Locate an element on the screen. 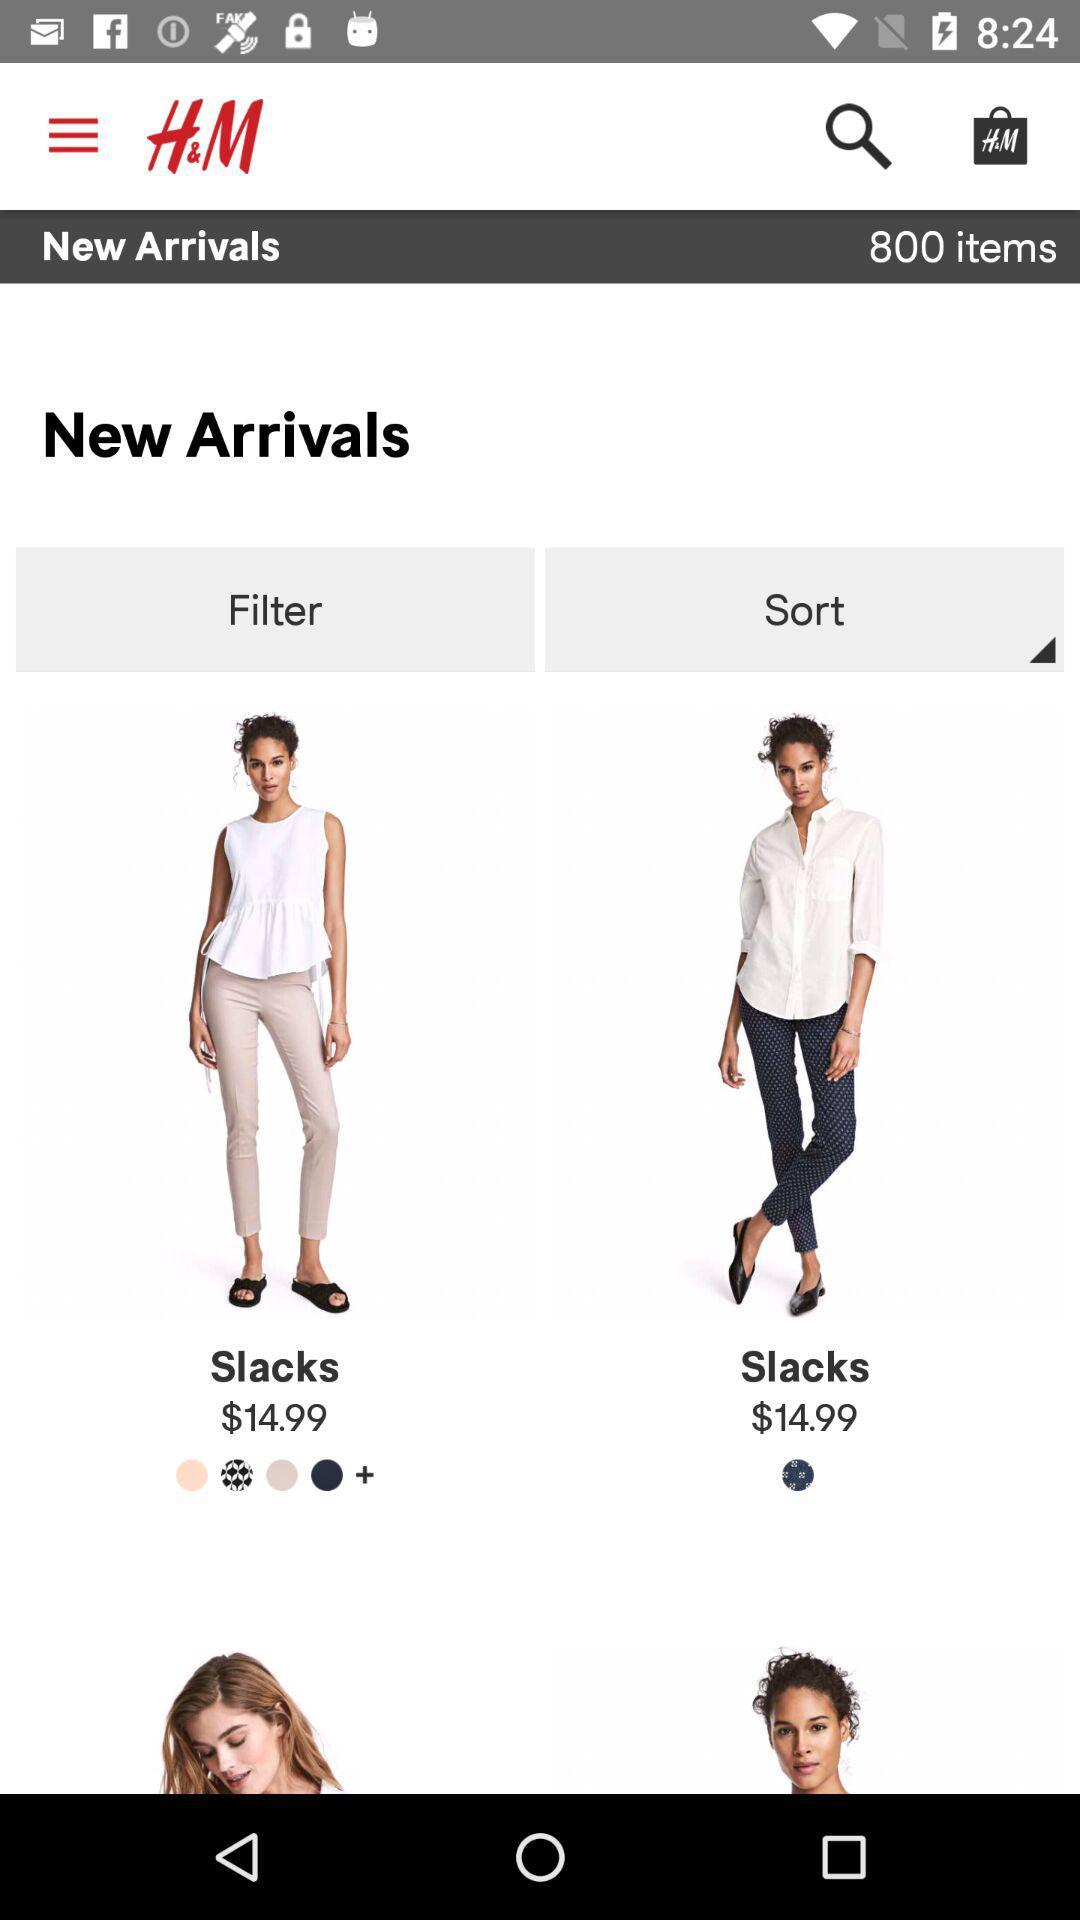  the third color below the first image is located at coordinates (281, 1475).